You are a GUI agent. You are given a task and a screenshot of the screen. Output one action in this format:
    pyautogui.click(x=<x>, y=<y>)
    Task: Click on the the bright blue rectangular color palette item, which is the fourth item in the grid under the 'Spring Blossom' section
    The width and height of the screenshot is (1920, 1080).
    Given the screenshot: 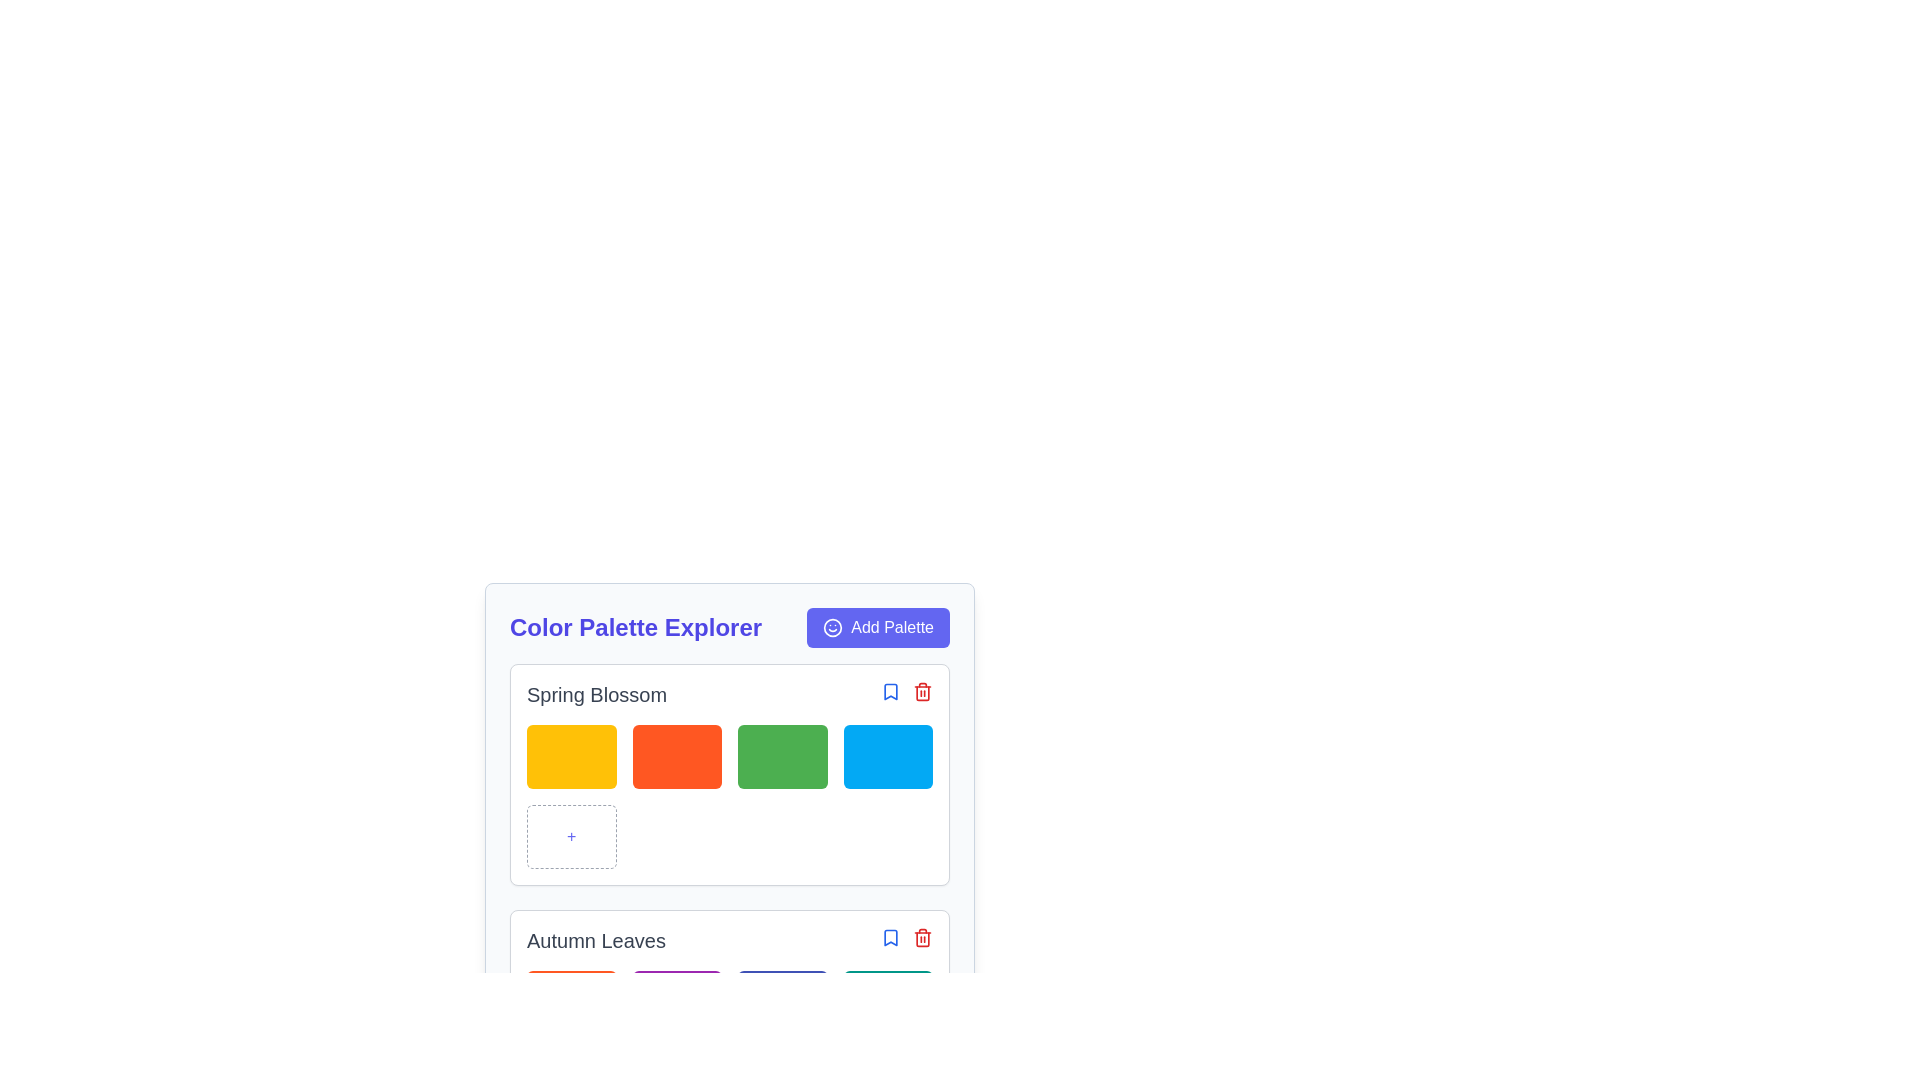 What is the action you would take?
    pyautogui.click(x=887, y=756)
    